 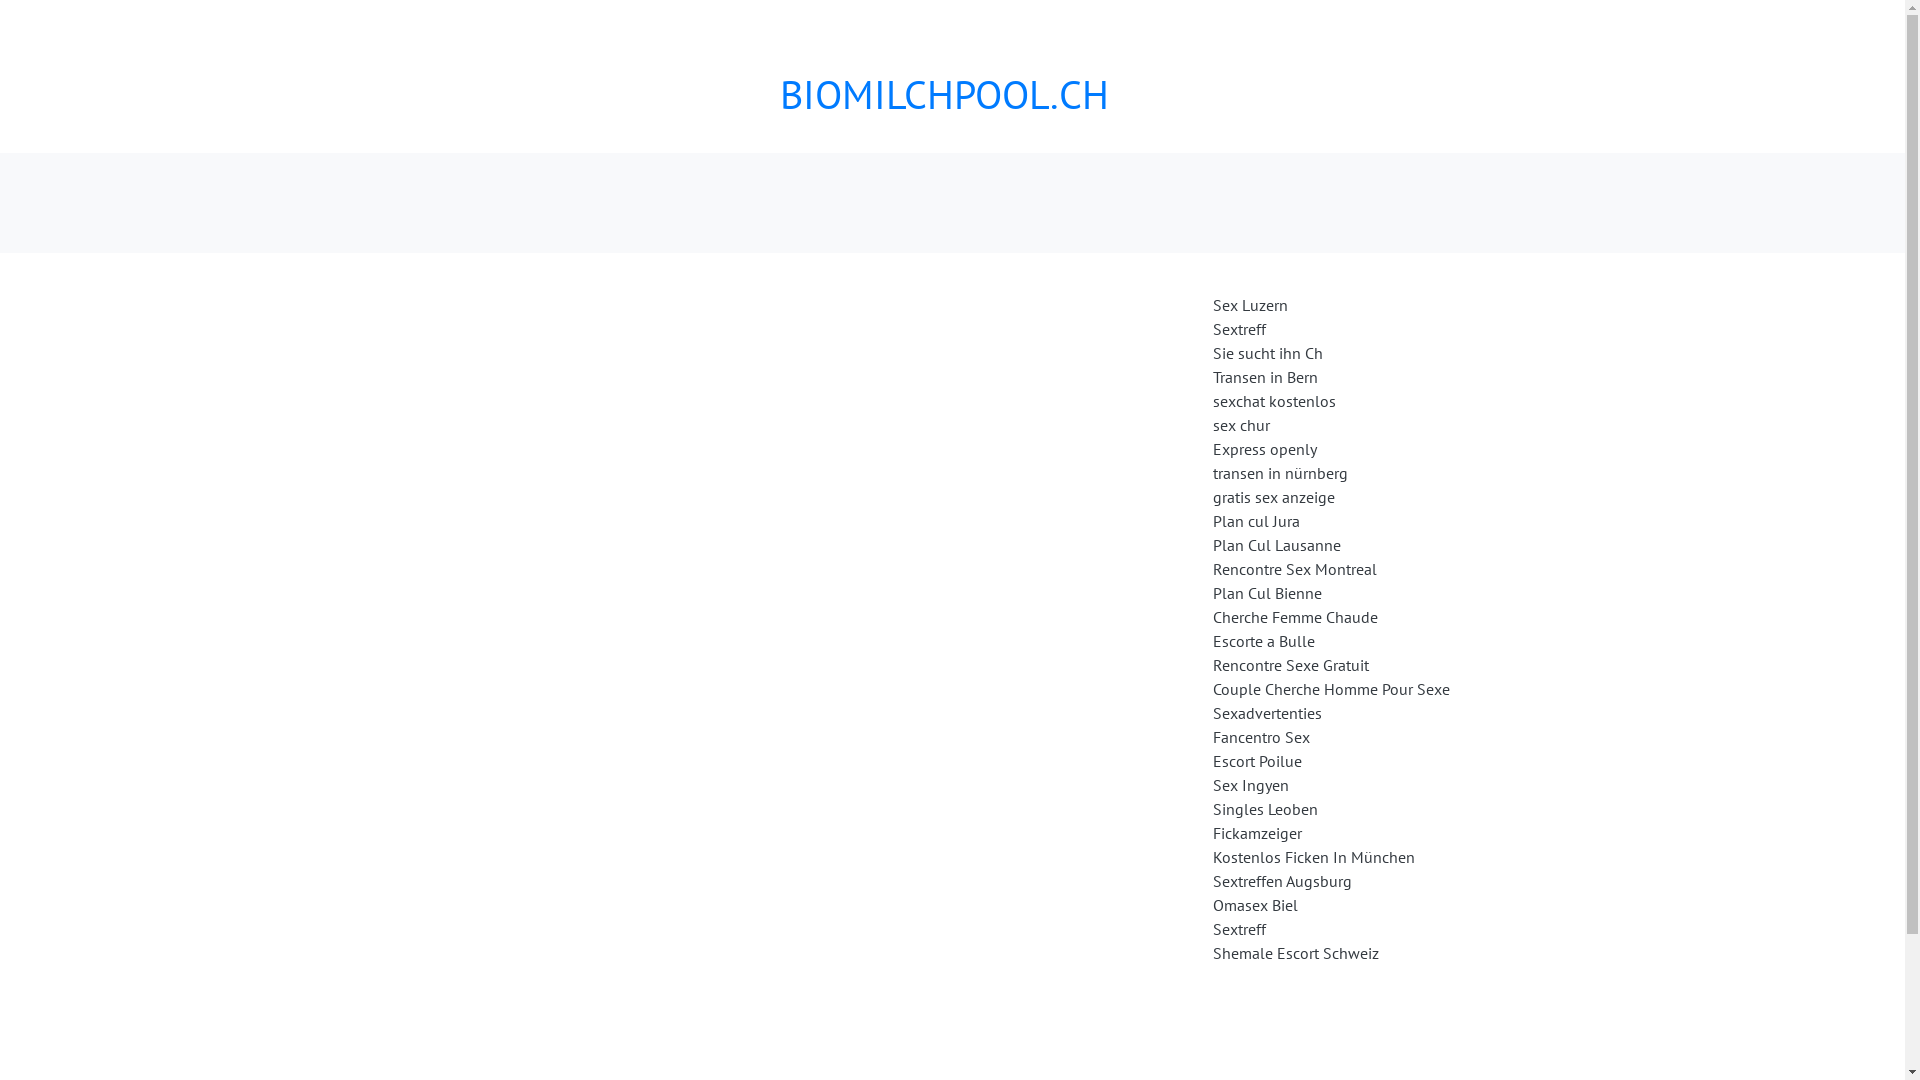 What do you see at coordinates (1259, 736) in the screenshot?
I see `'Fancentro Sex'` at bounding box center [1259, 736].